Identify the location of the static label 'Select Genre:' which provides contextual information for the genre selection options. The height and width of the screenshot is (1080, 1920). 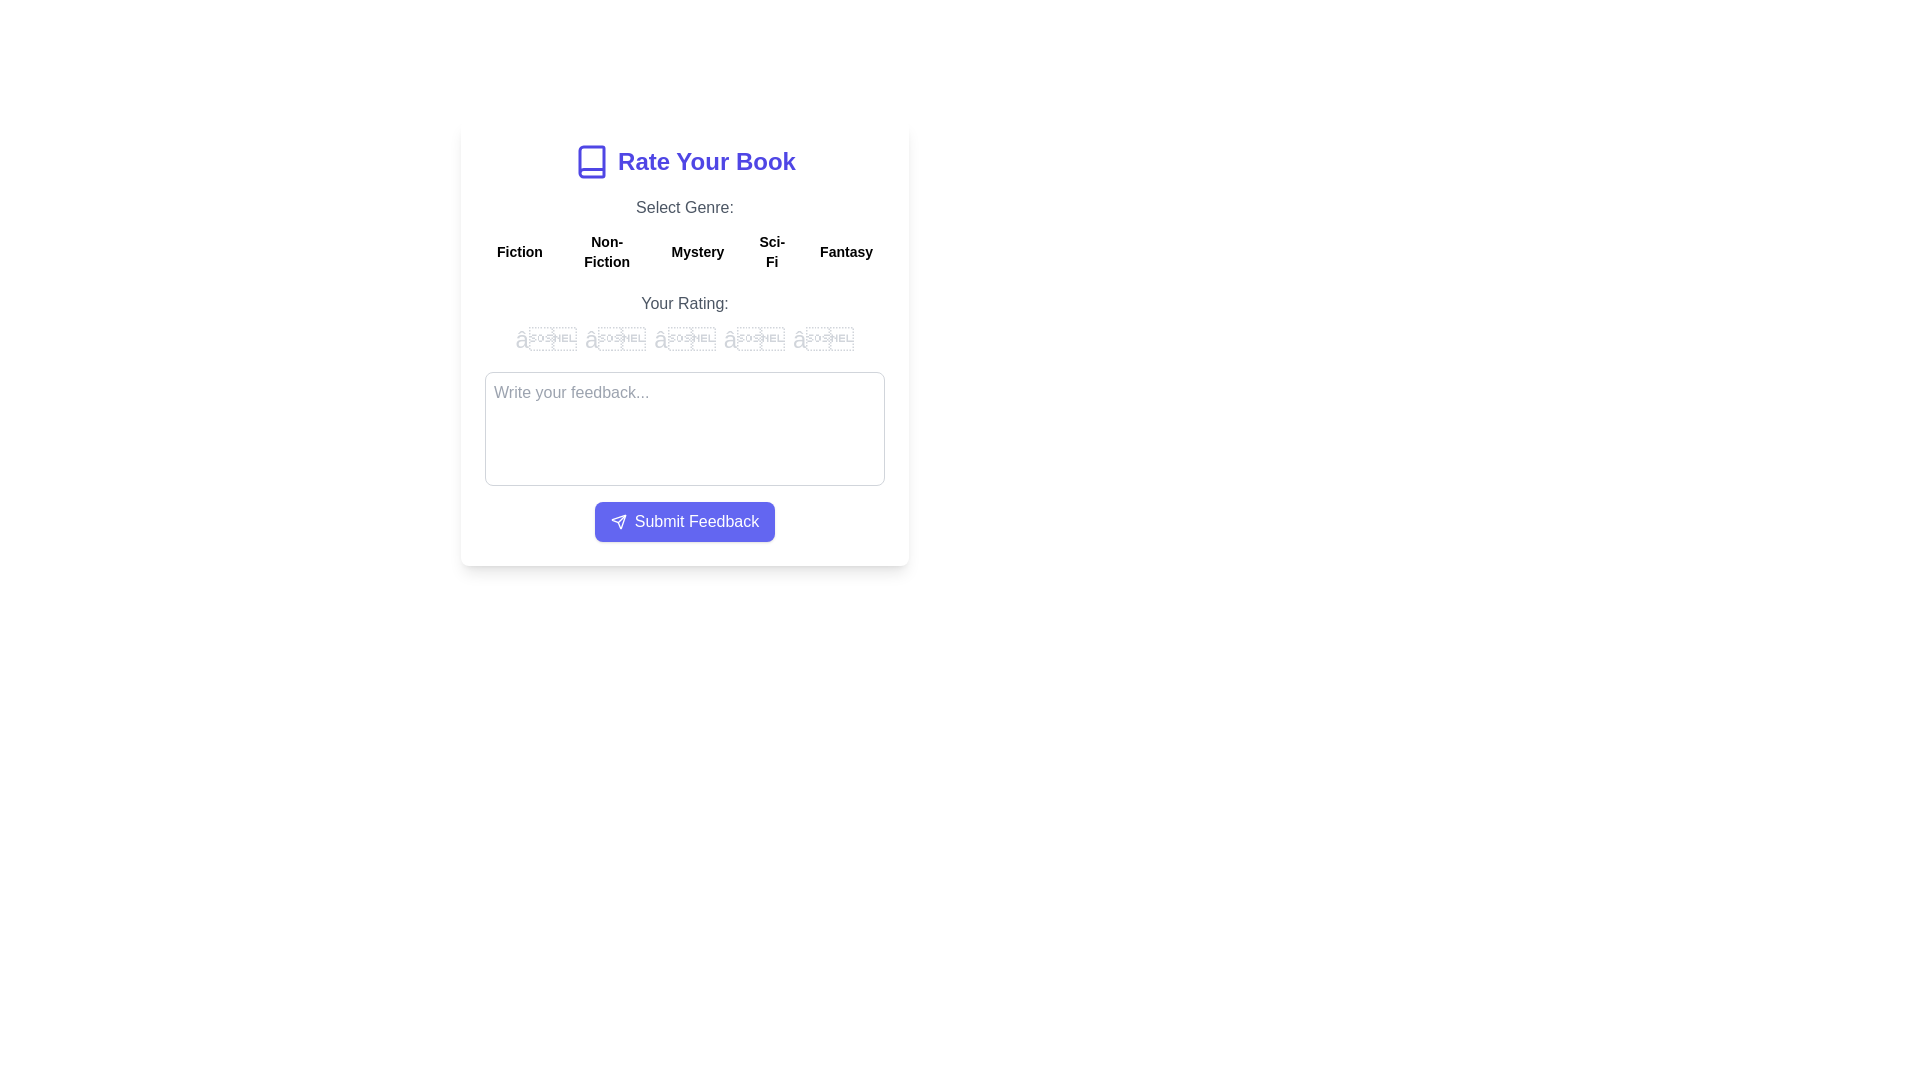
(685, 208).